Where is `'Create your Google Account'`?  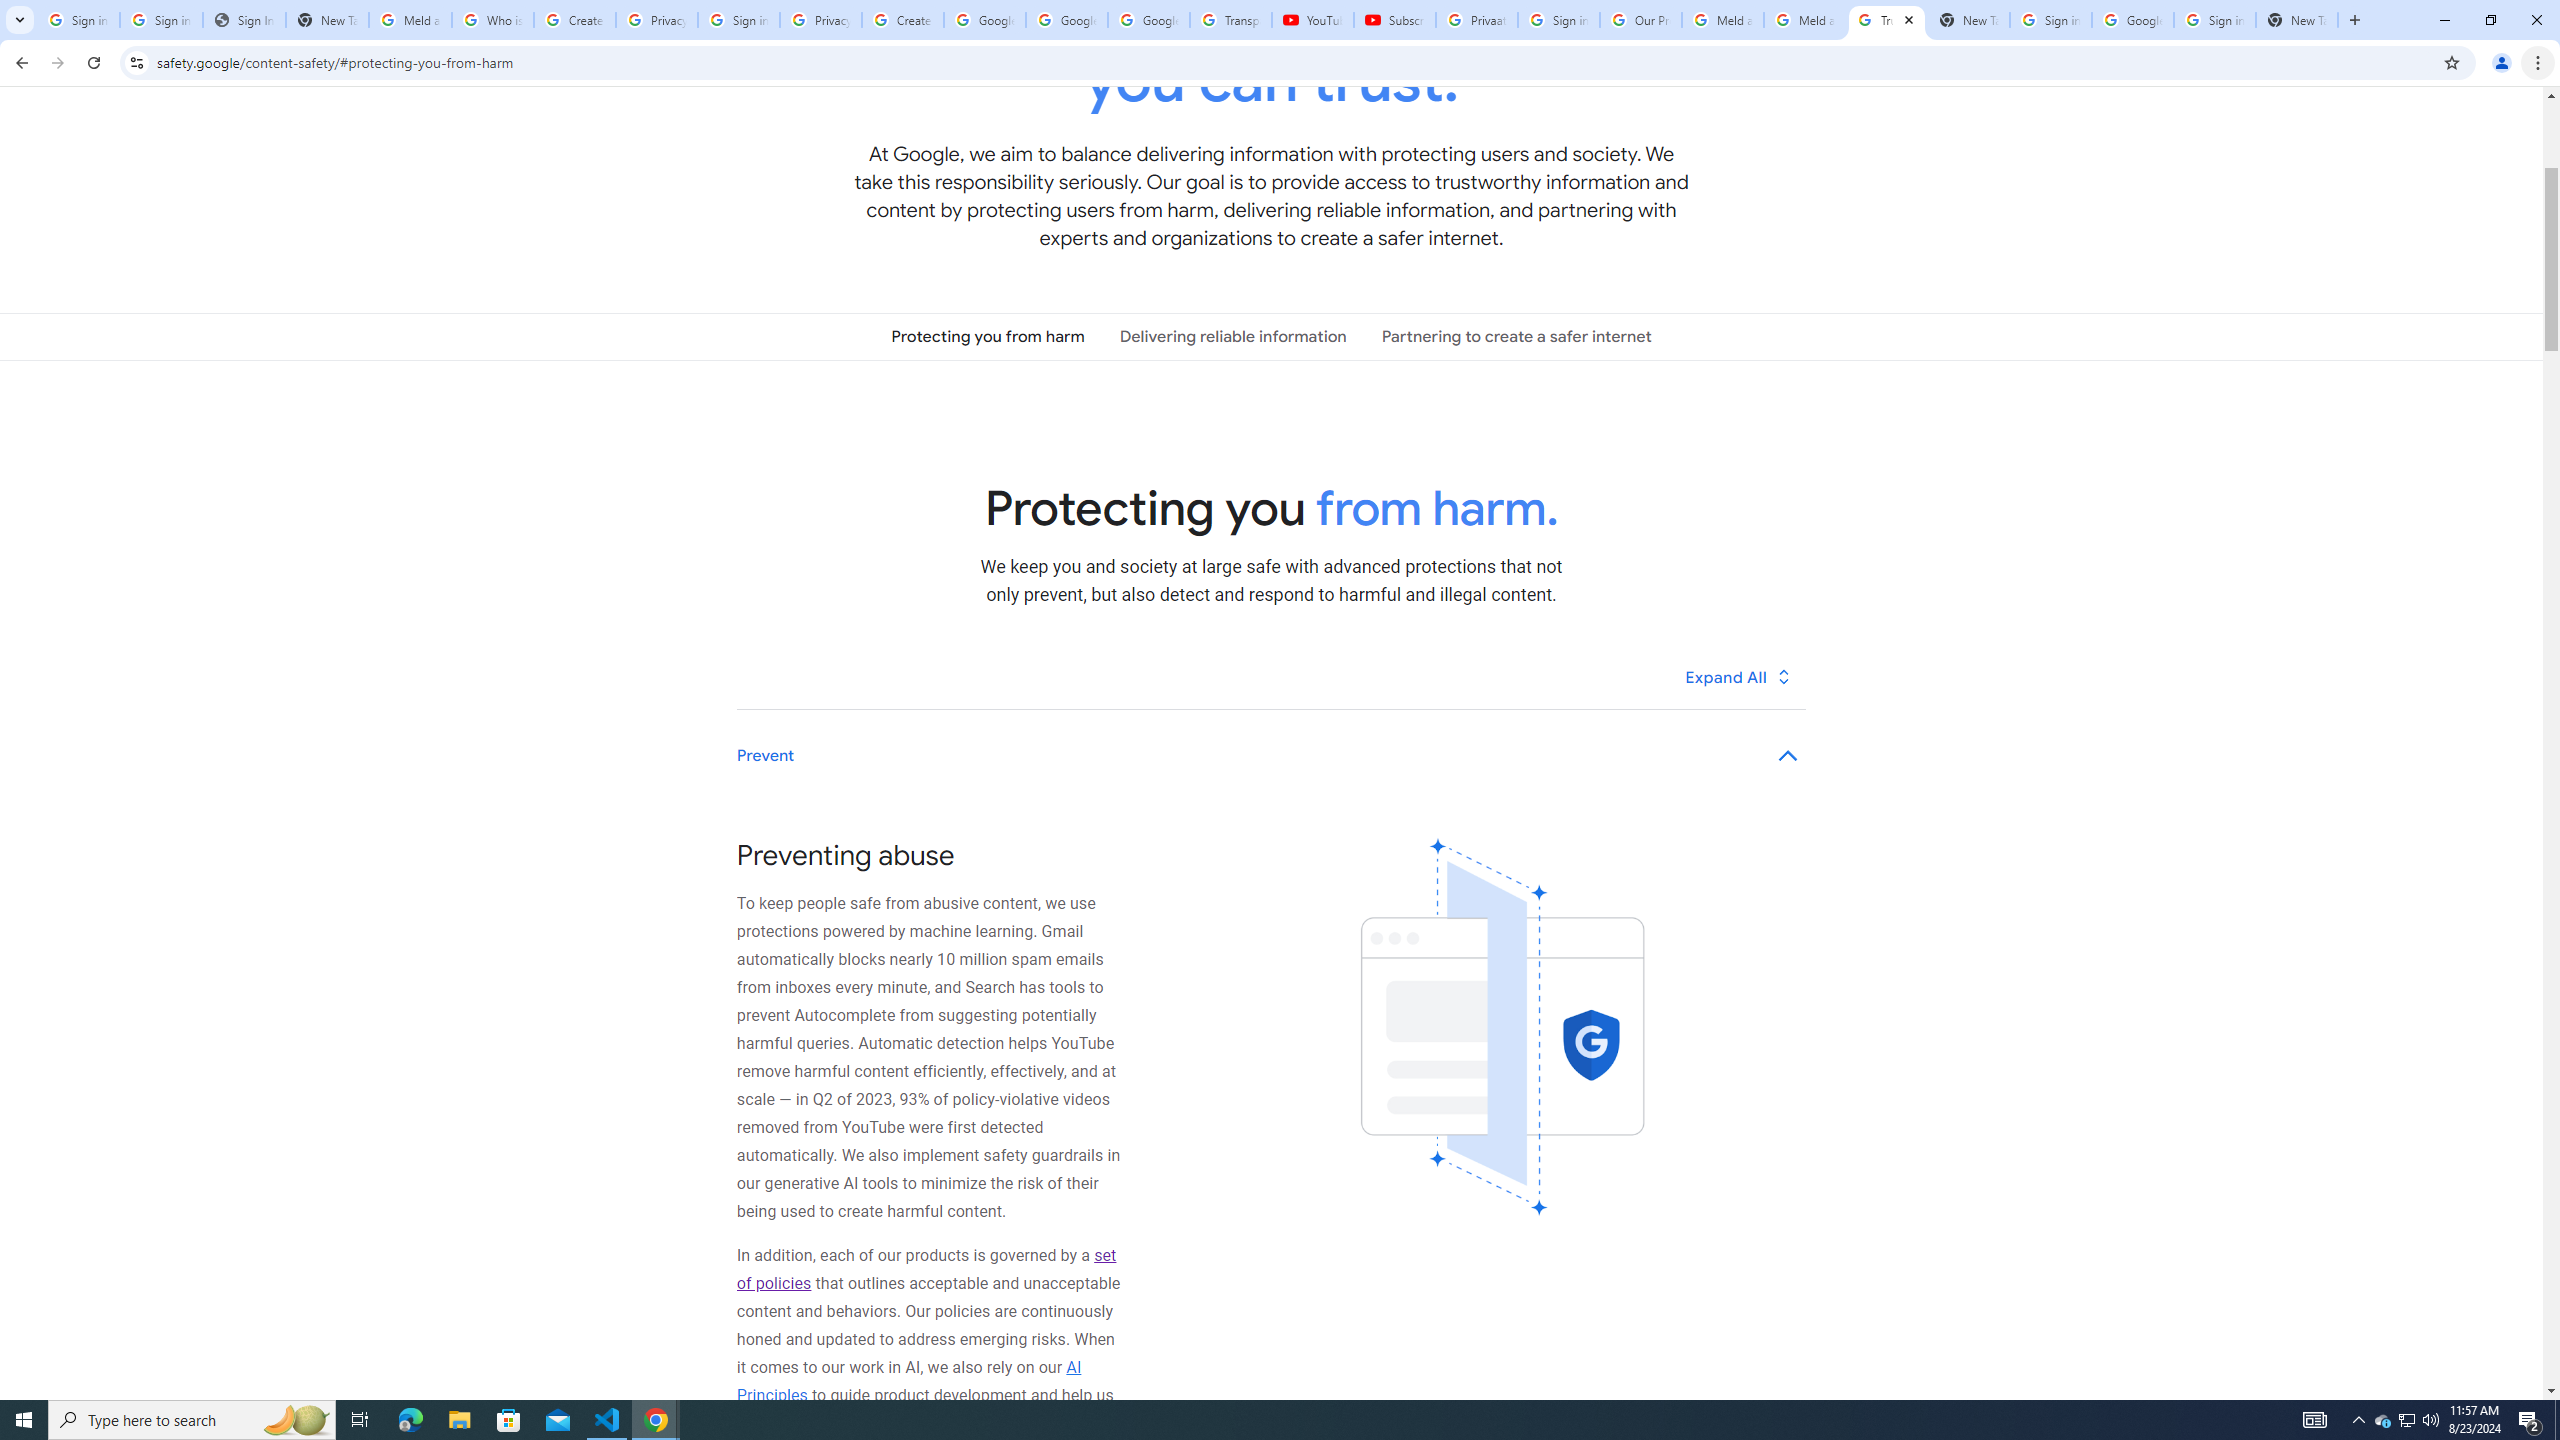 'Create your Google Account' is located at coordinates (901, 19).